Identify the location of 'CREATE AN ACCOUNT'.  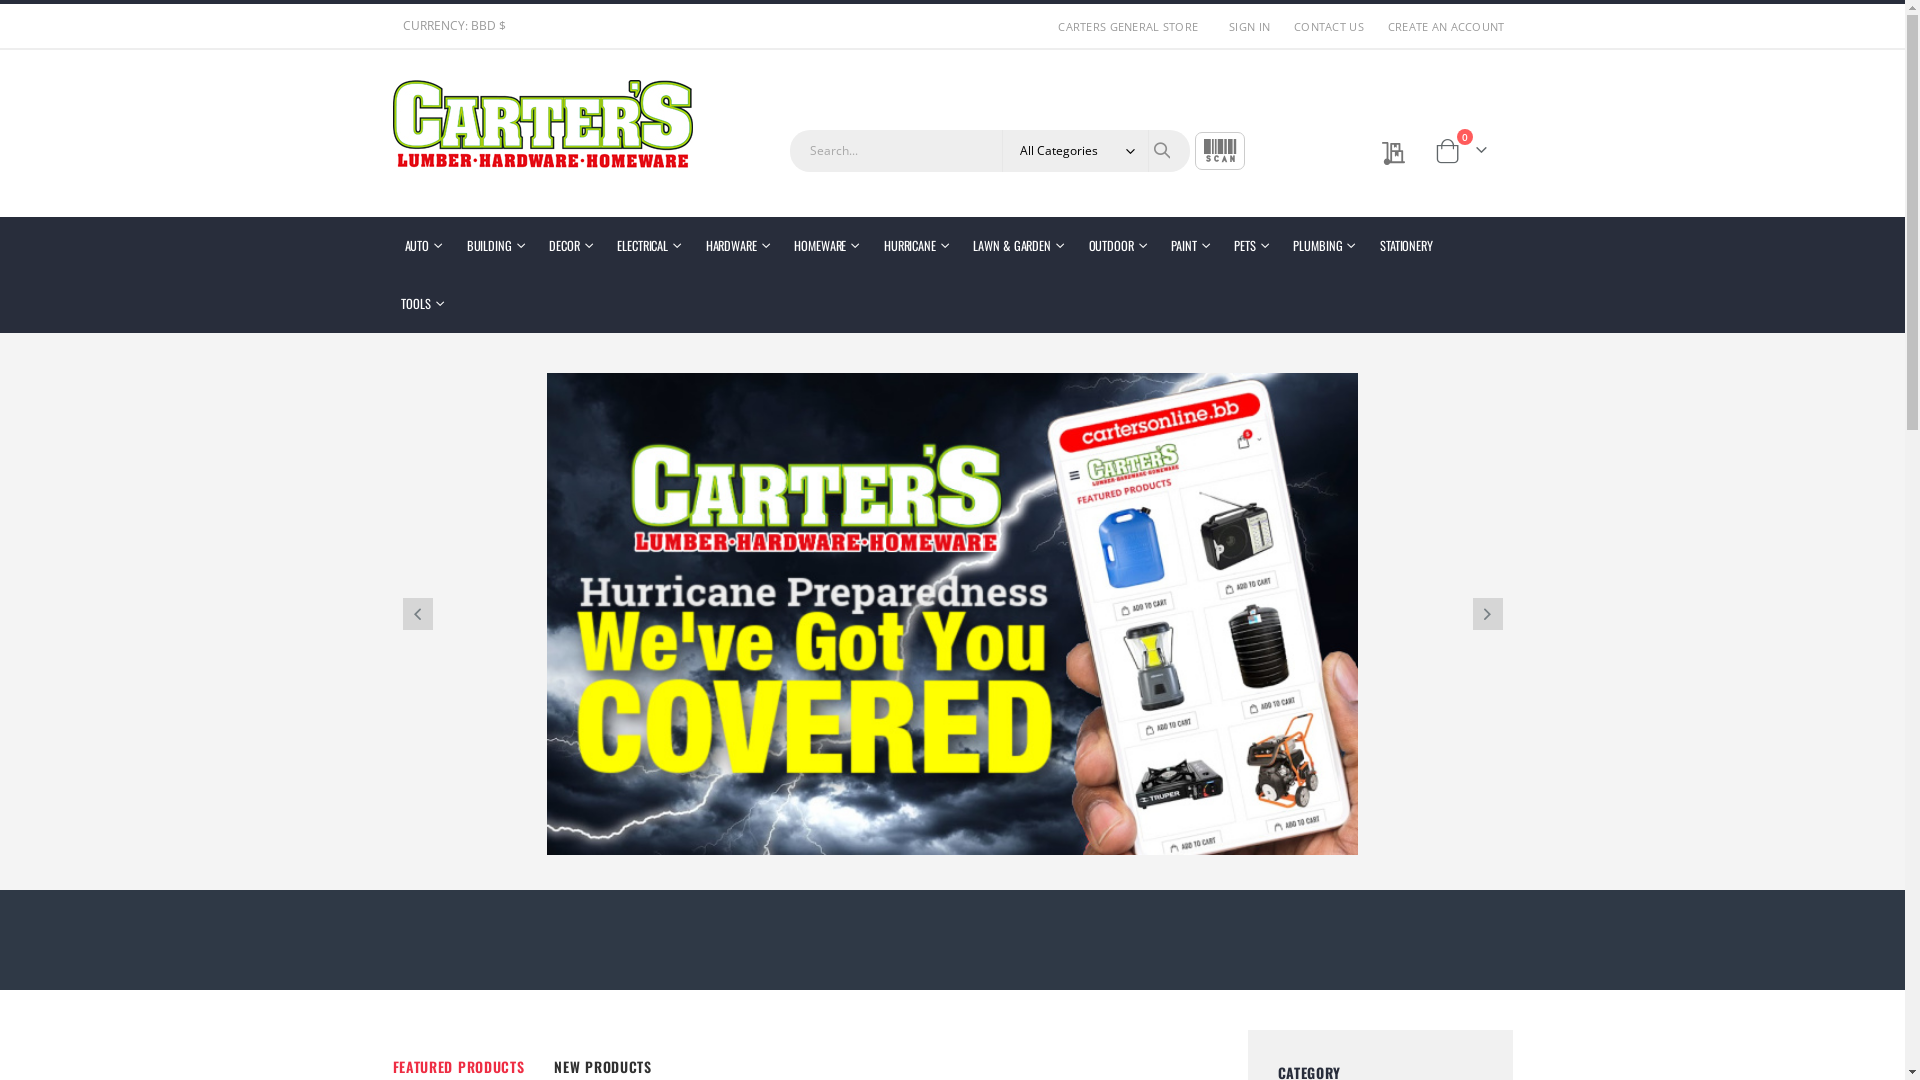
(1442, 27).